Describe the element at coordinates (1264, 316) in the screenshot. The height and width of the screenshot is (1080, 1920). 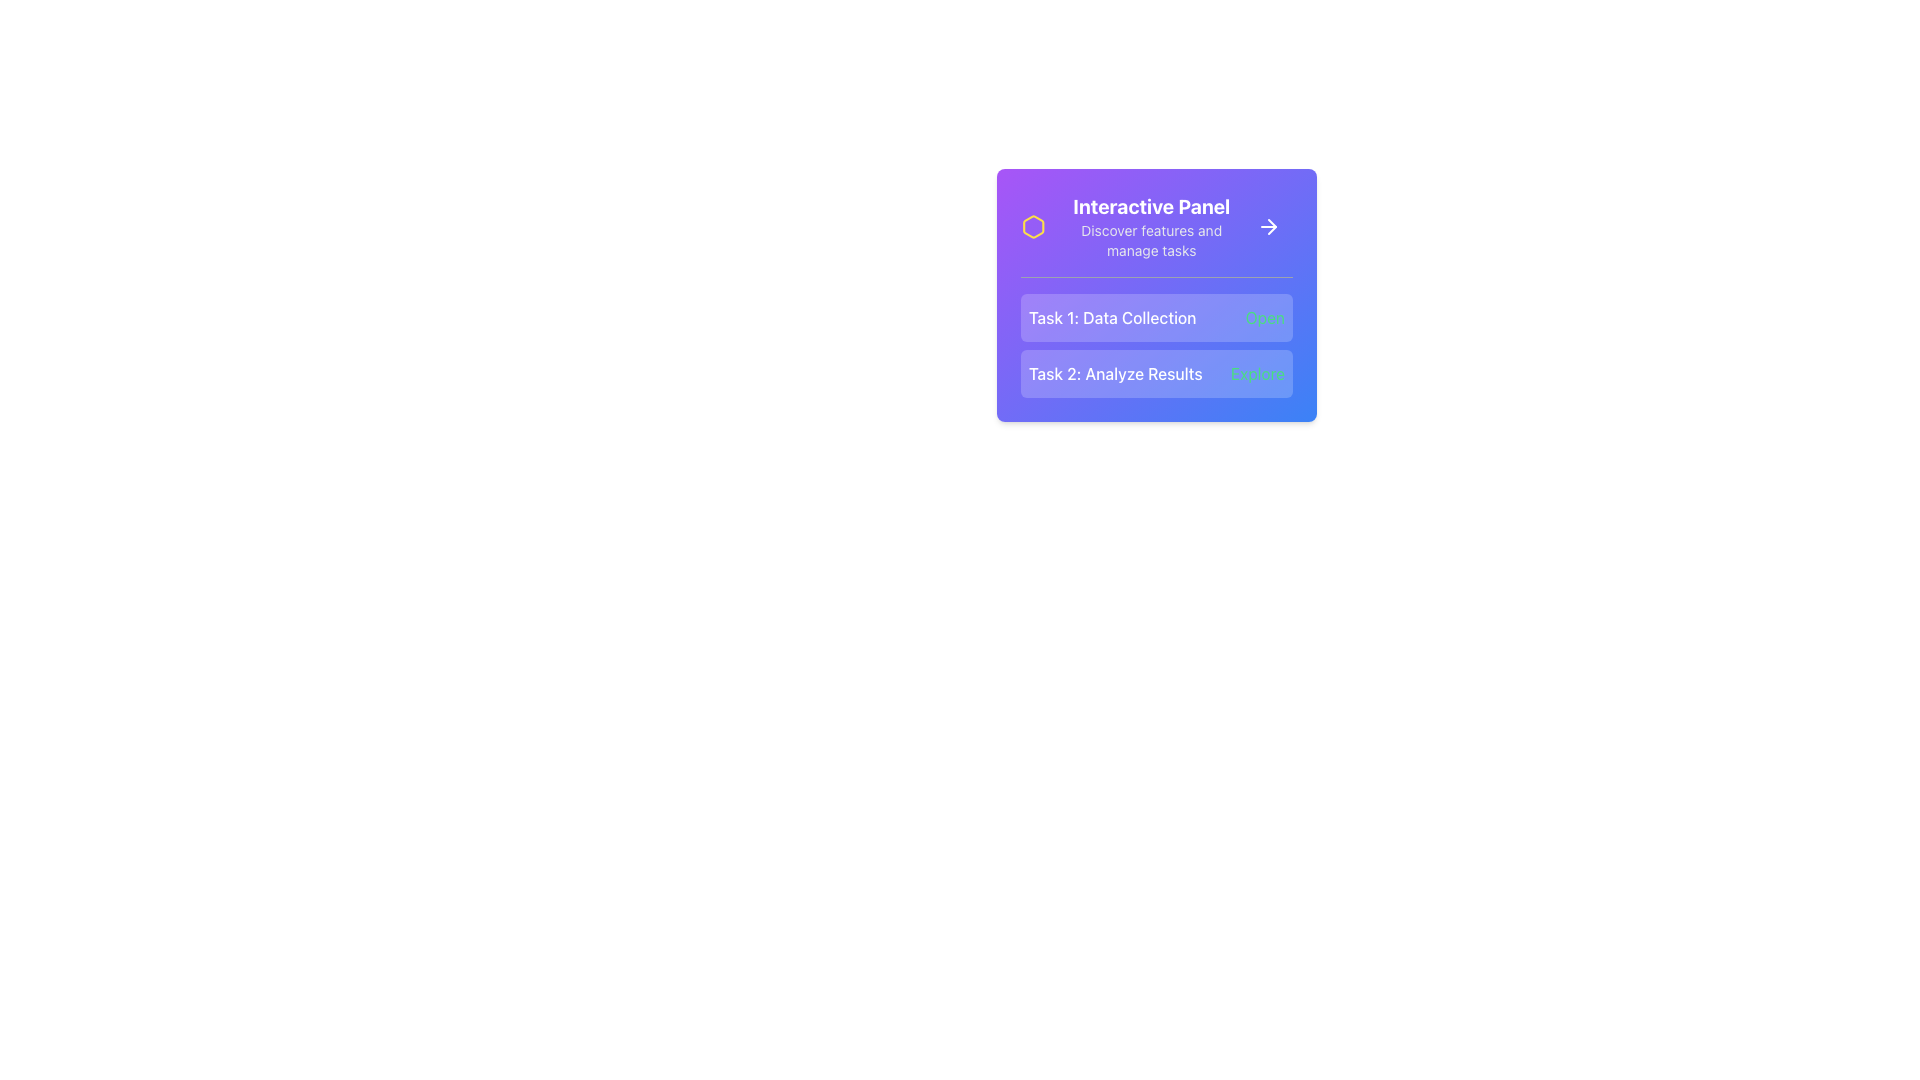
I see `the button-like link located to the right of 'Task 1: Data Collection'` at that location.